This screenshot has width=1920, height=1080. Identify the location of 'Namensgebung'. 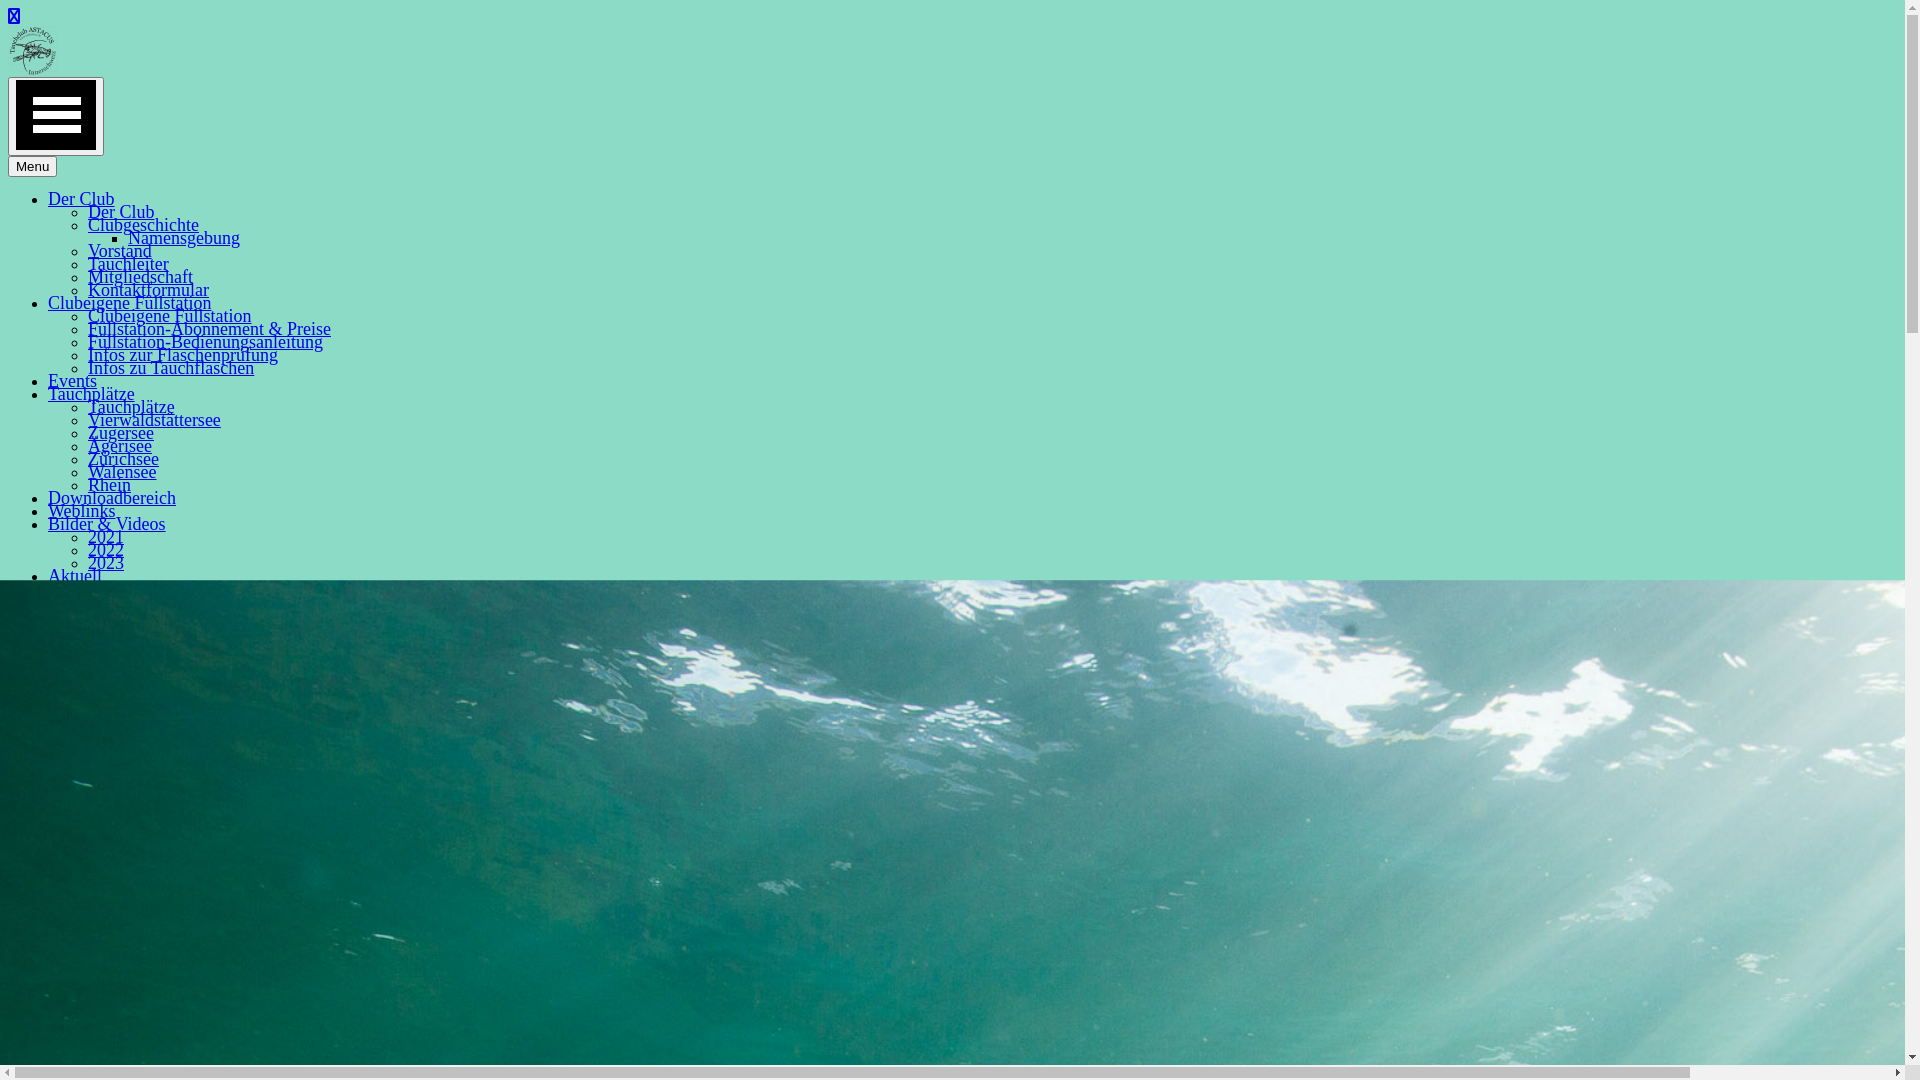
(127, 237).